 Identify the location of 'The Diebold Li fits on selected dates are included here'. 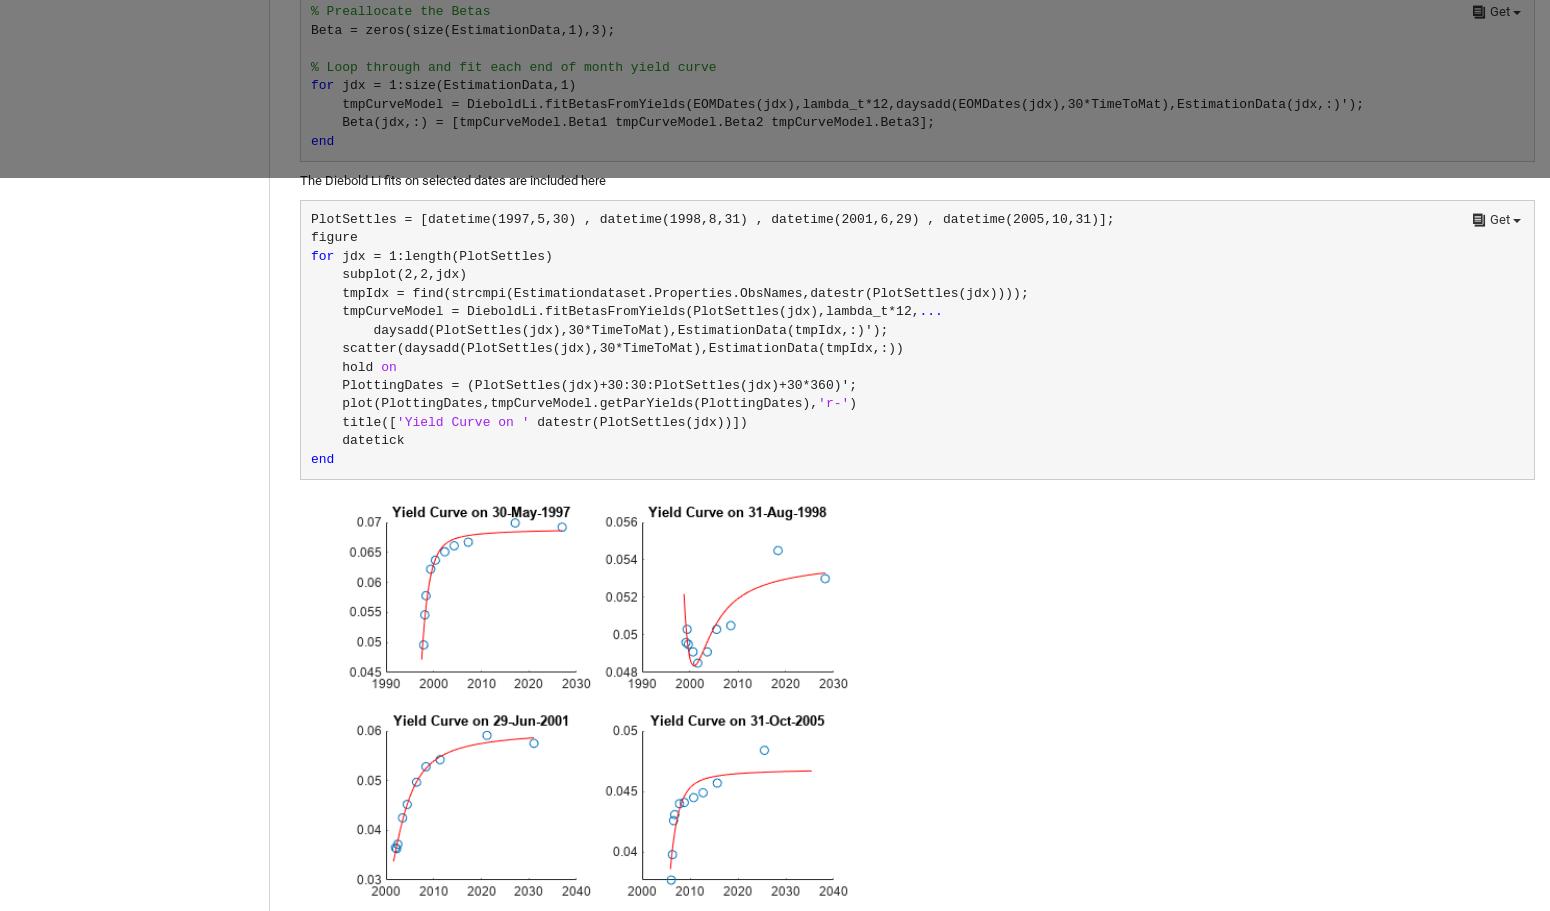
(453, 178).